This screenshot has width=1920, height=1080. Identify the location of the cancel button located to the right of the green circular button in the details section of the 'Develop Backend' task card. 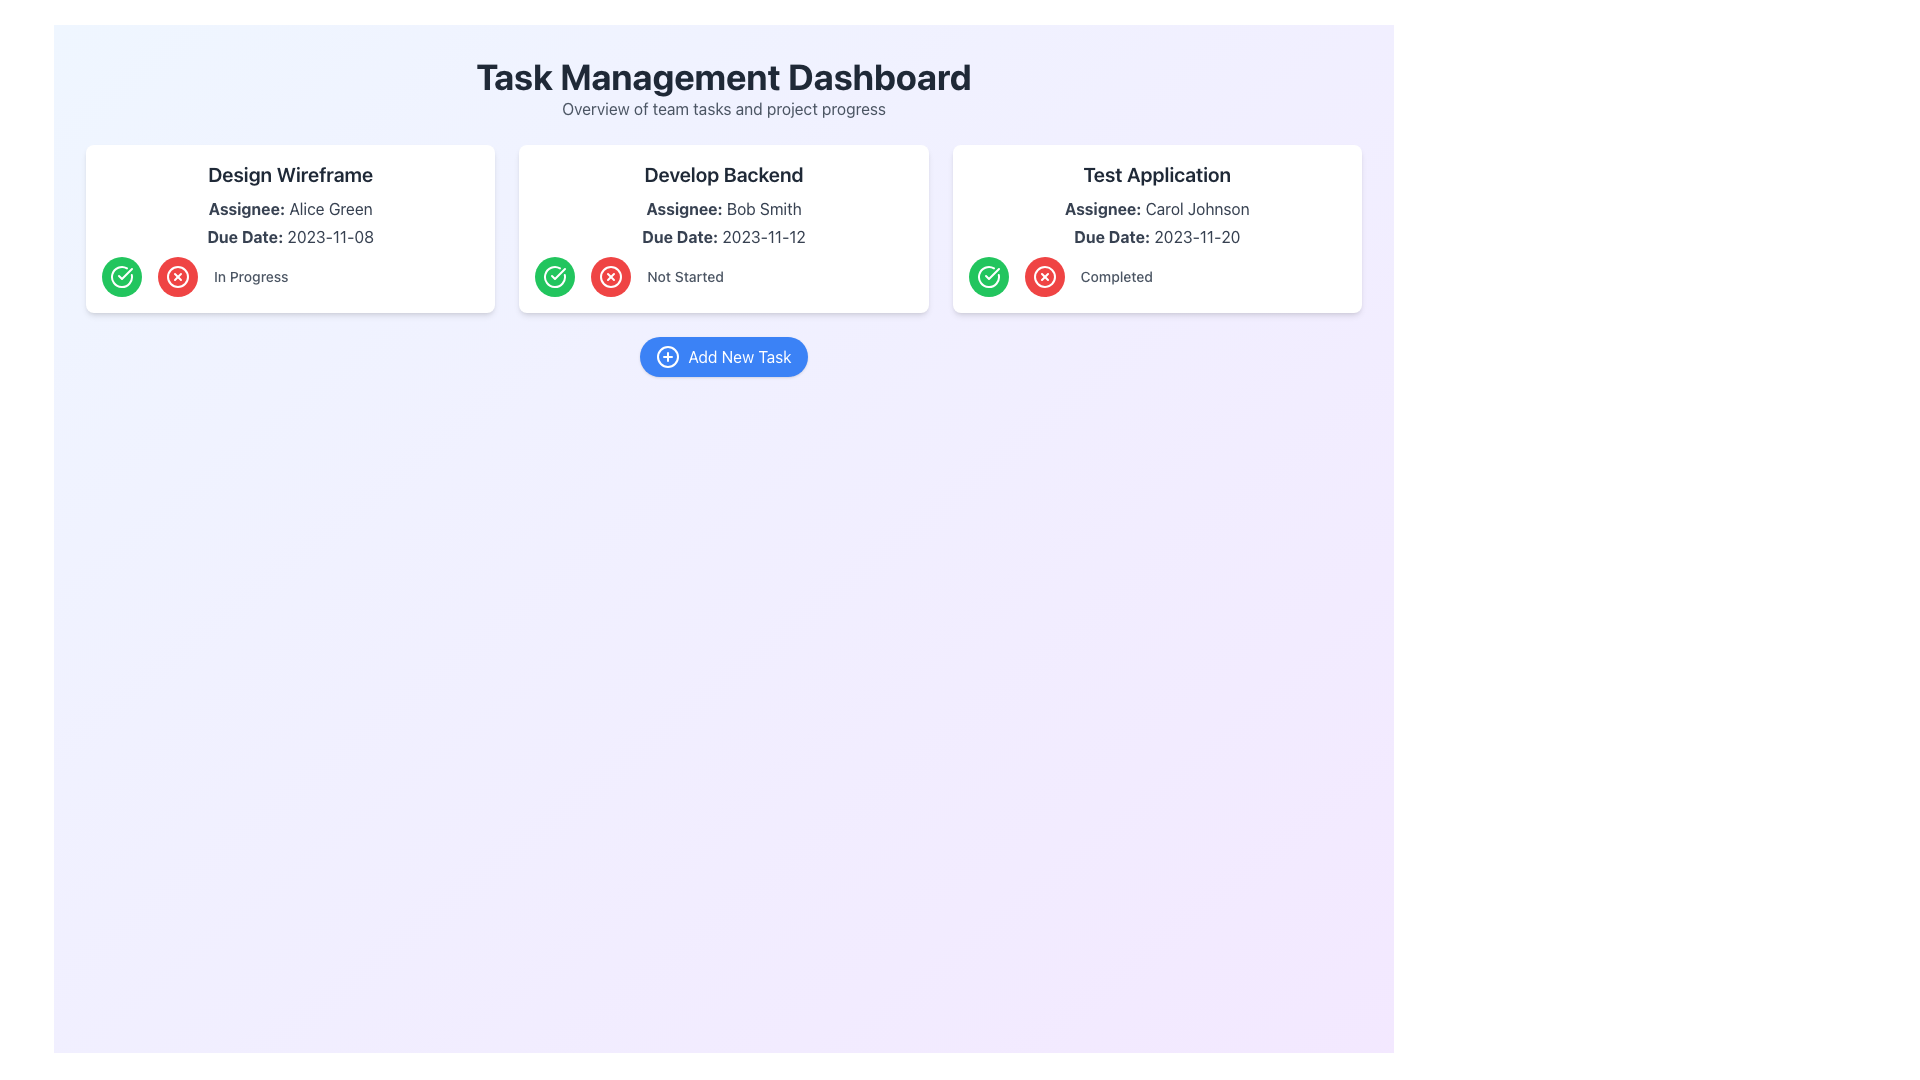
(610, 277).